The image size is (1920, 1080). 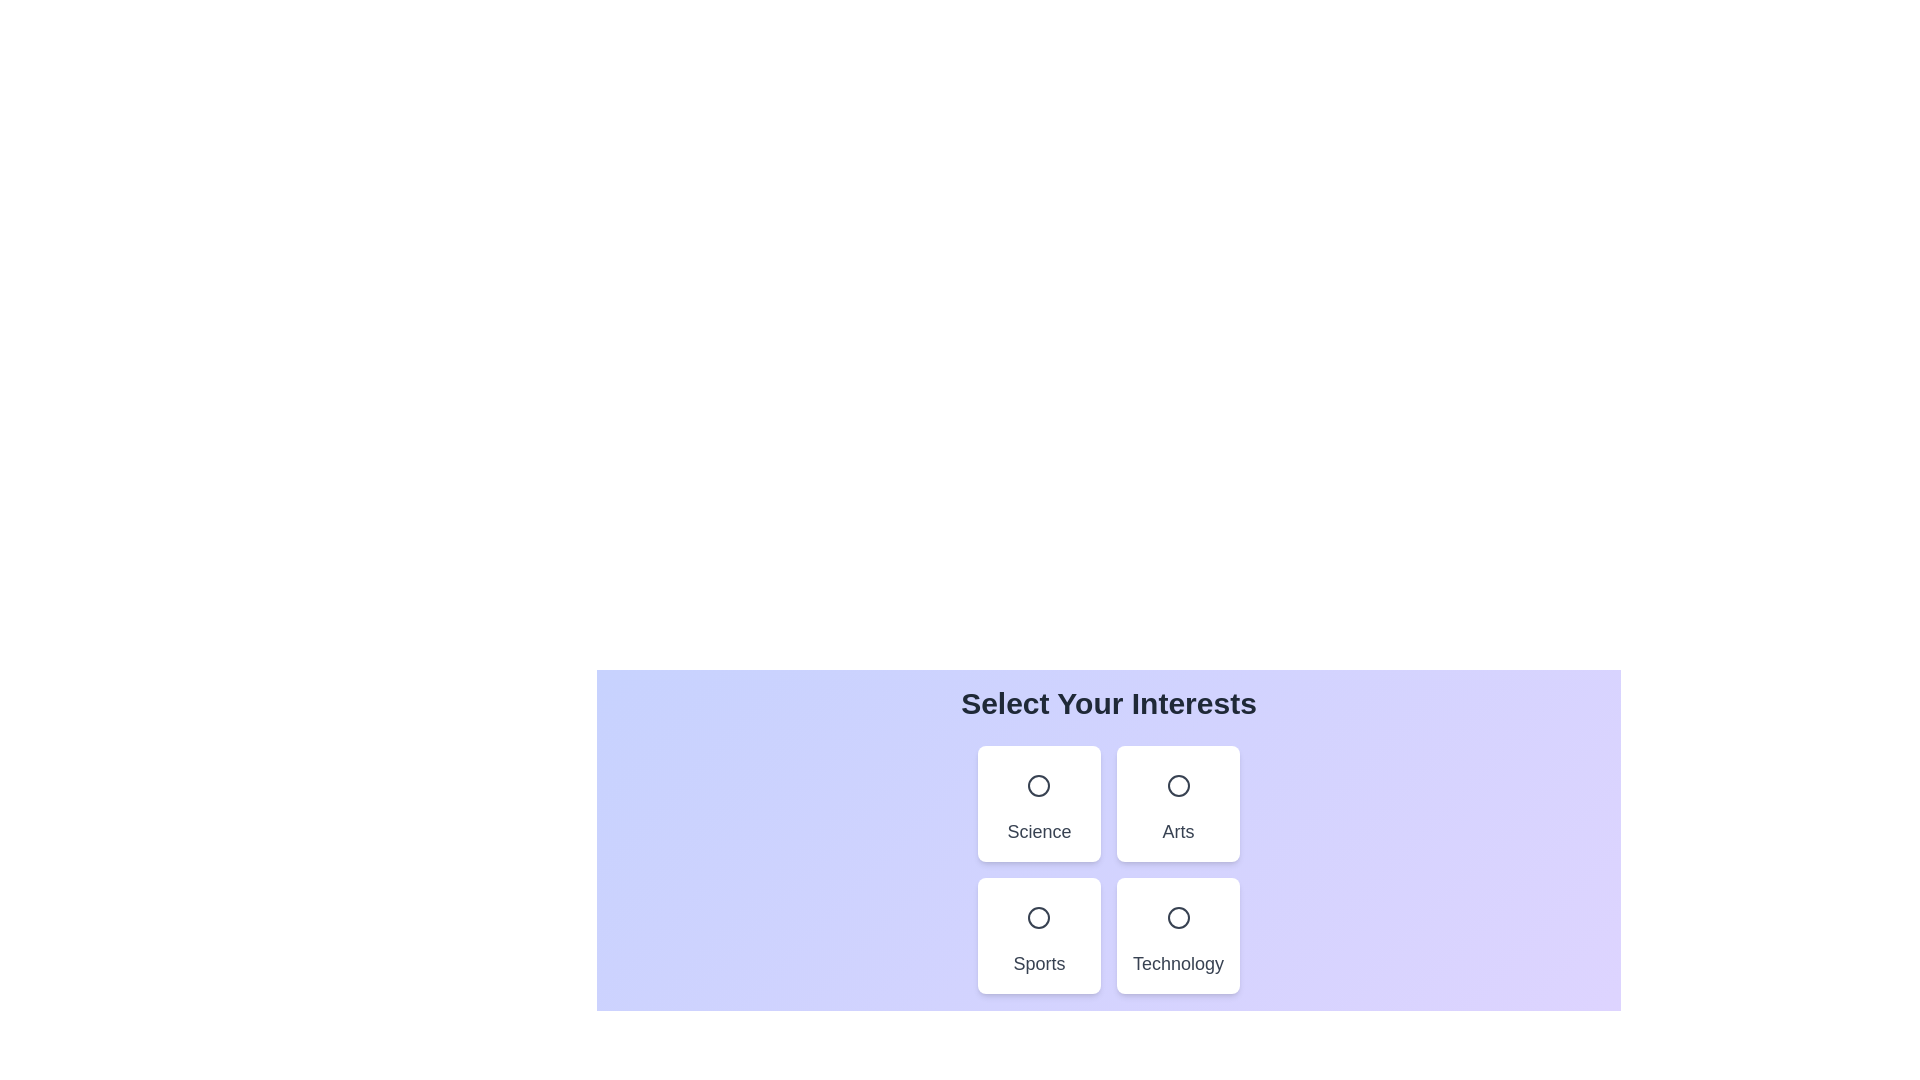 I want to click on the card representing the Technology category, so click(x=1178, y=936).